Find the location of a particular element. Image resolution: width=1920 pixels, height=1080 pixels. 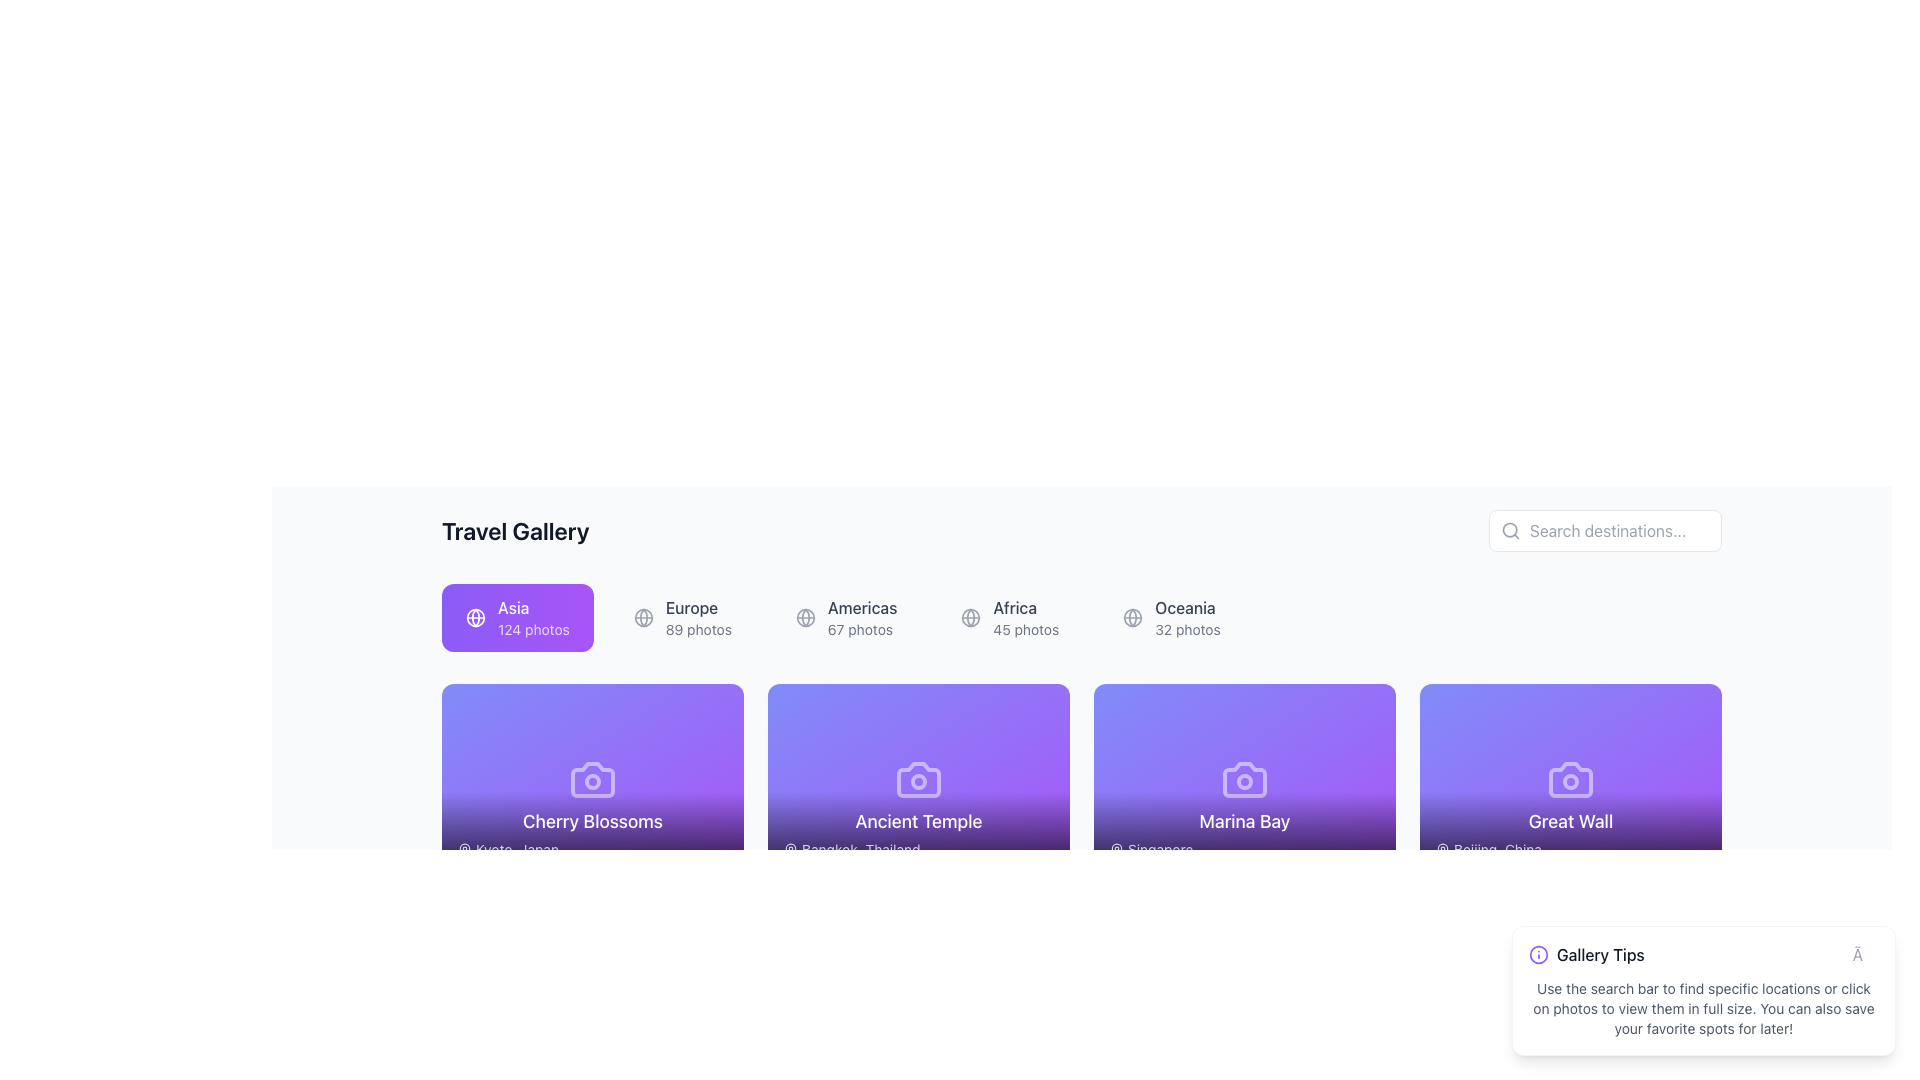

the 'Ancient Temple' text label, which is displayed in white on a purple-to-transparent gradient background, located at the bottom of its travel location card is located at coordinates (917, 821).